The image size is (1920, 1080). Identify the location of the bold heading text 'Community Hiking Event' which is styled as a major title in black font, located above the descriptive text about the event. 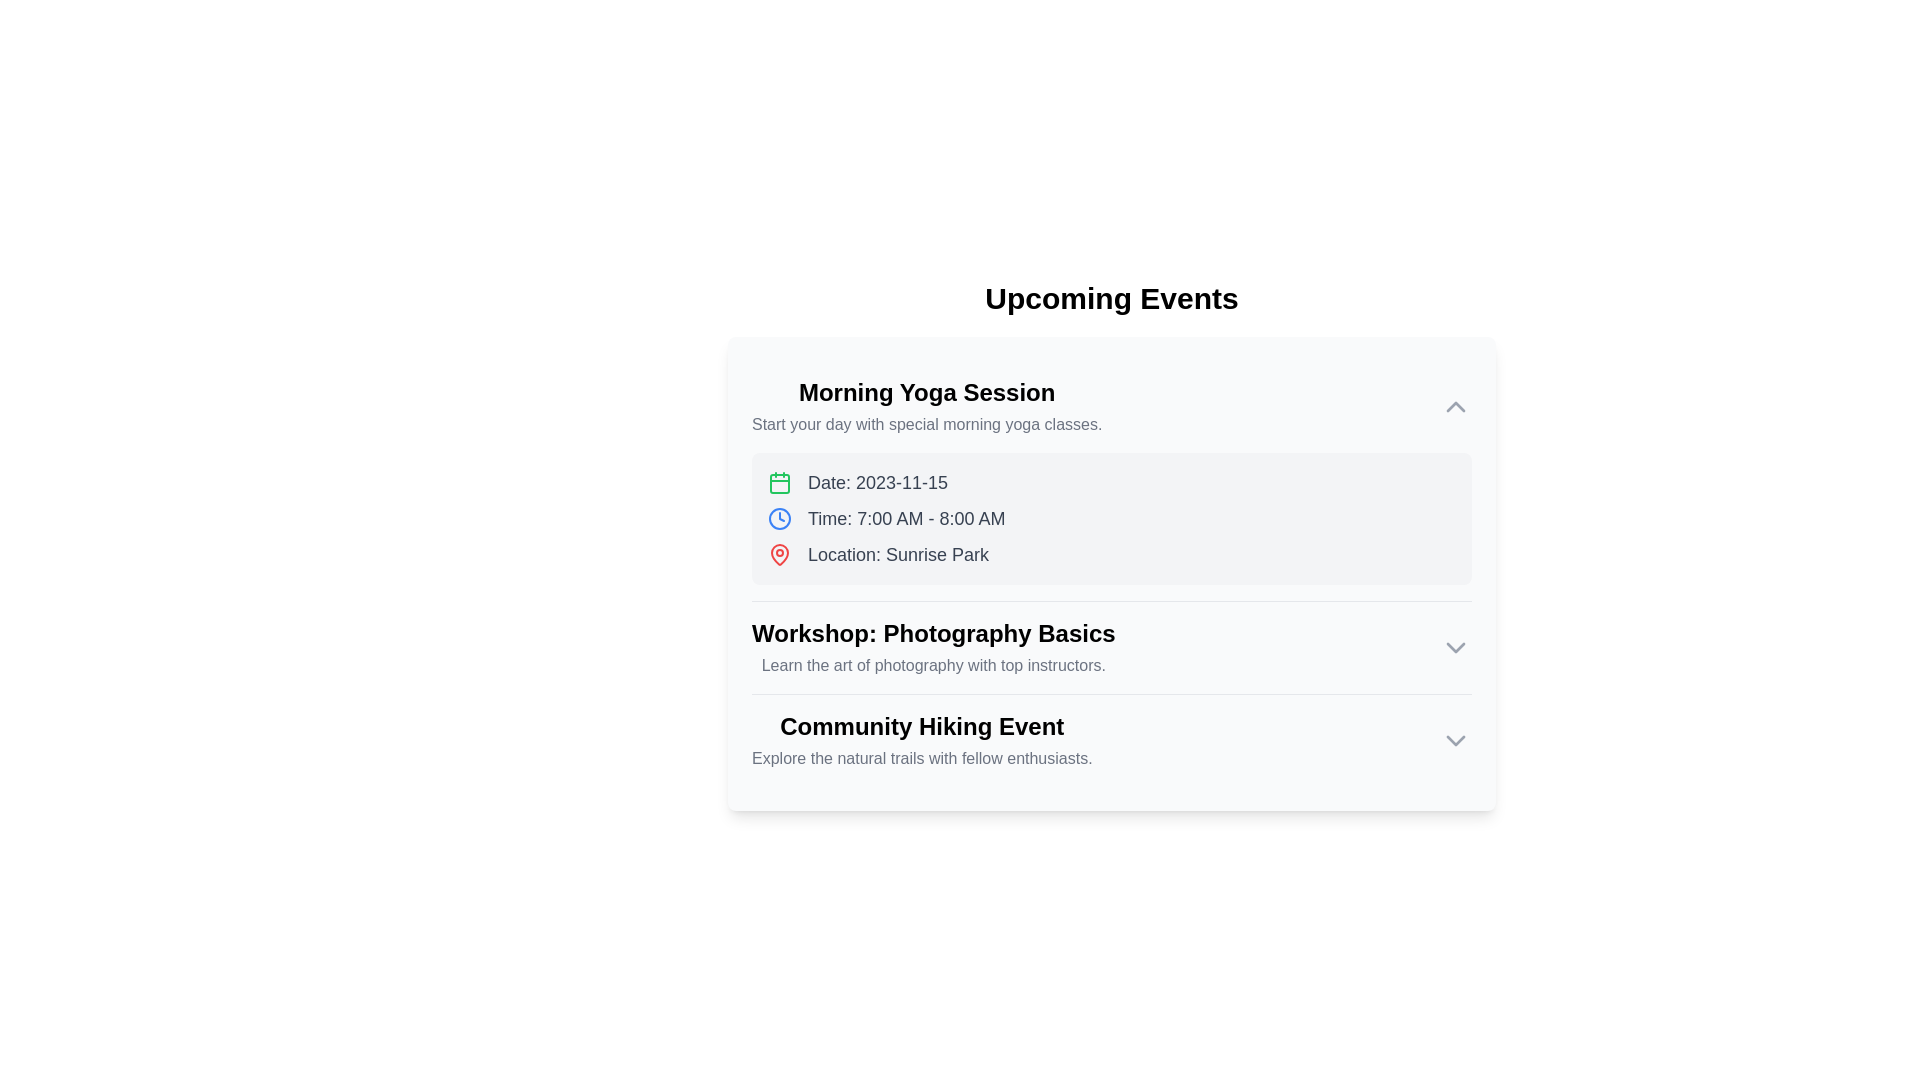
(921, 726).